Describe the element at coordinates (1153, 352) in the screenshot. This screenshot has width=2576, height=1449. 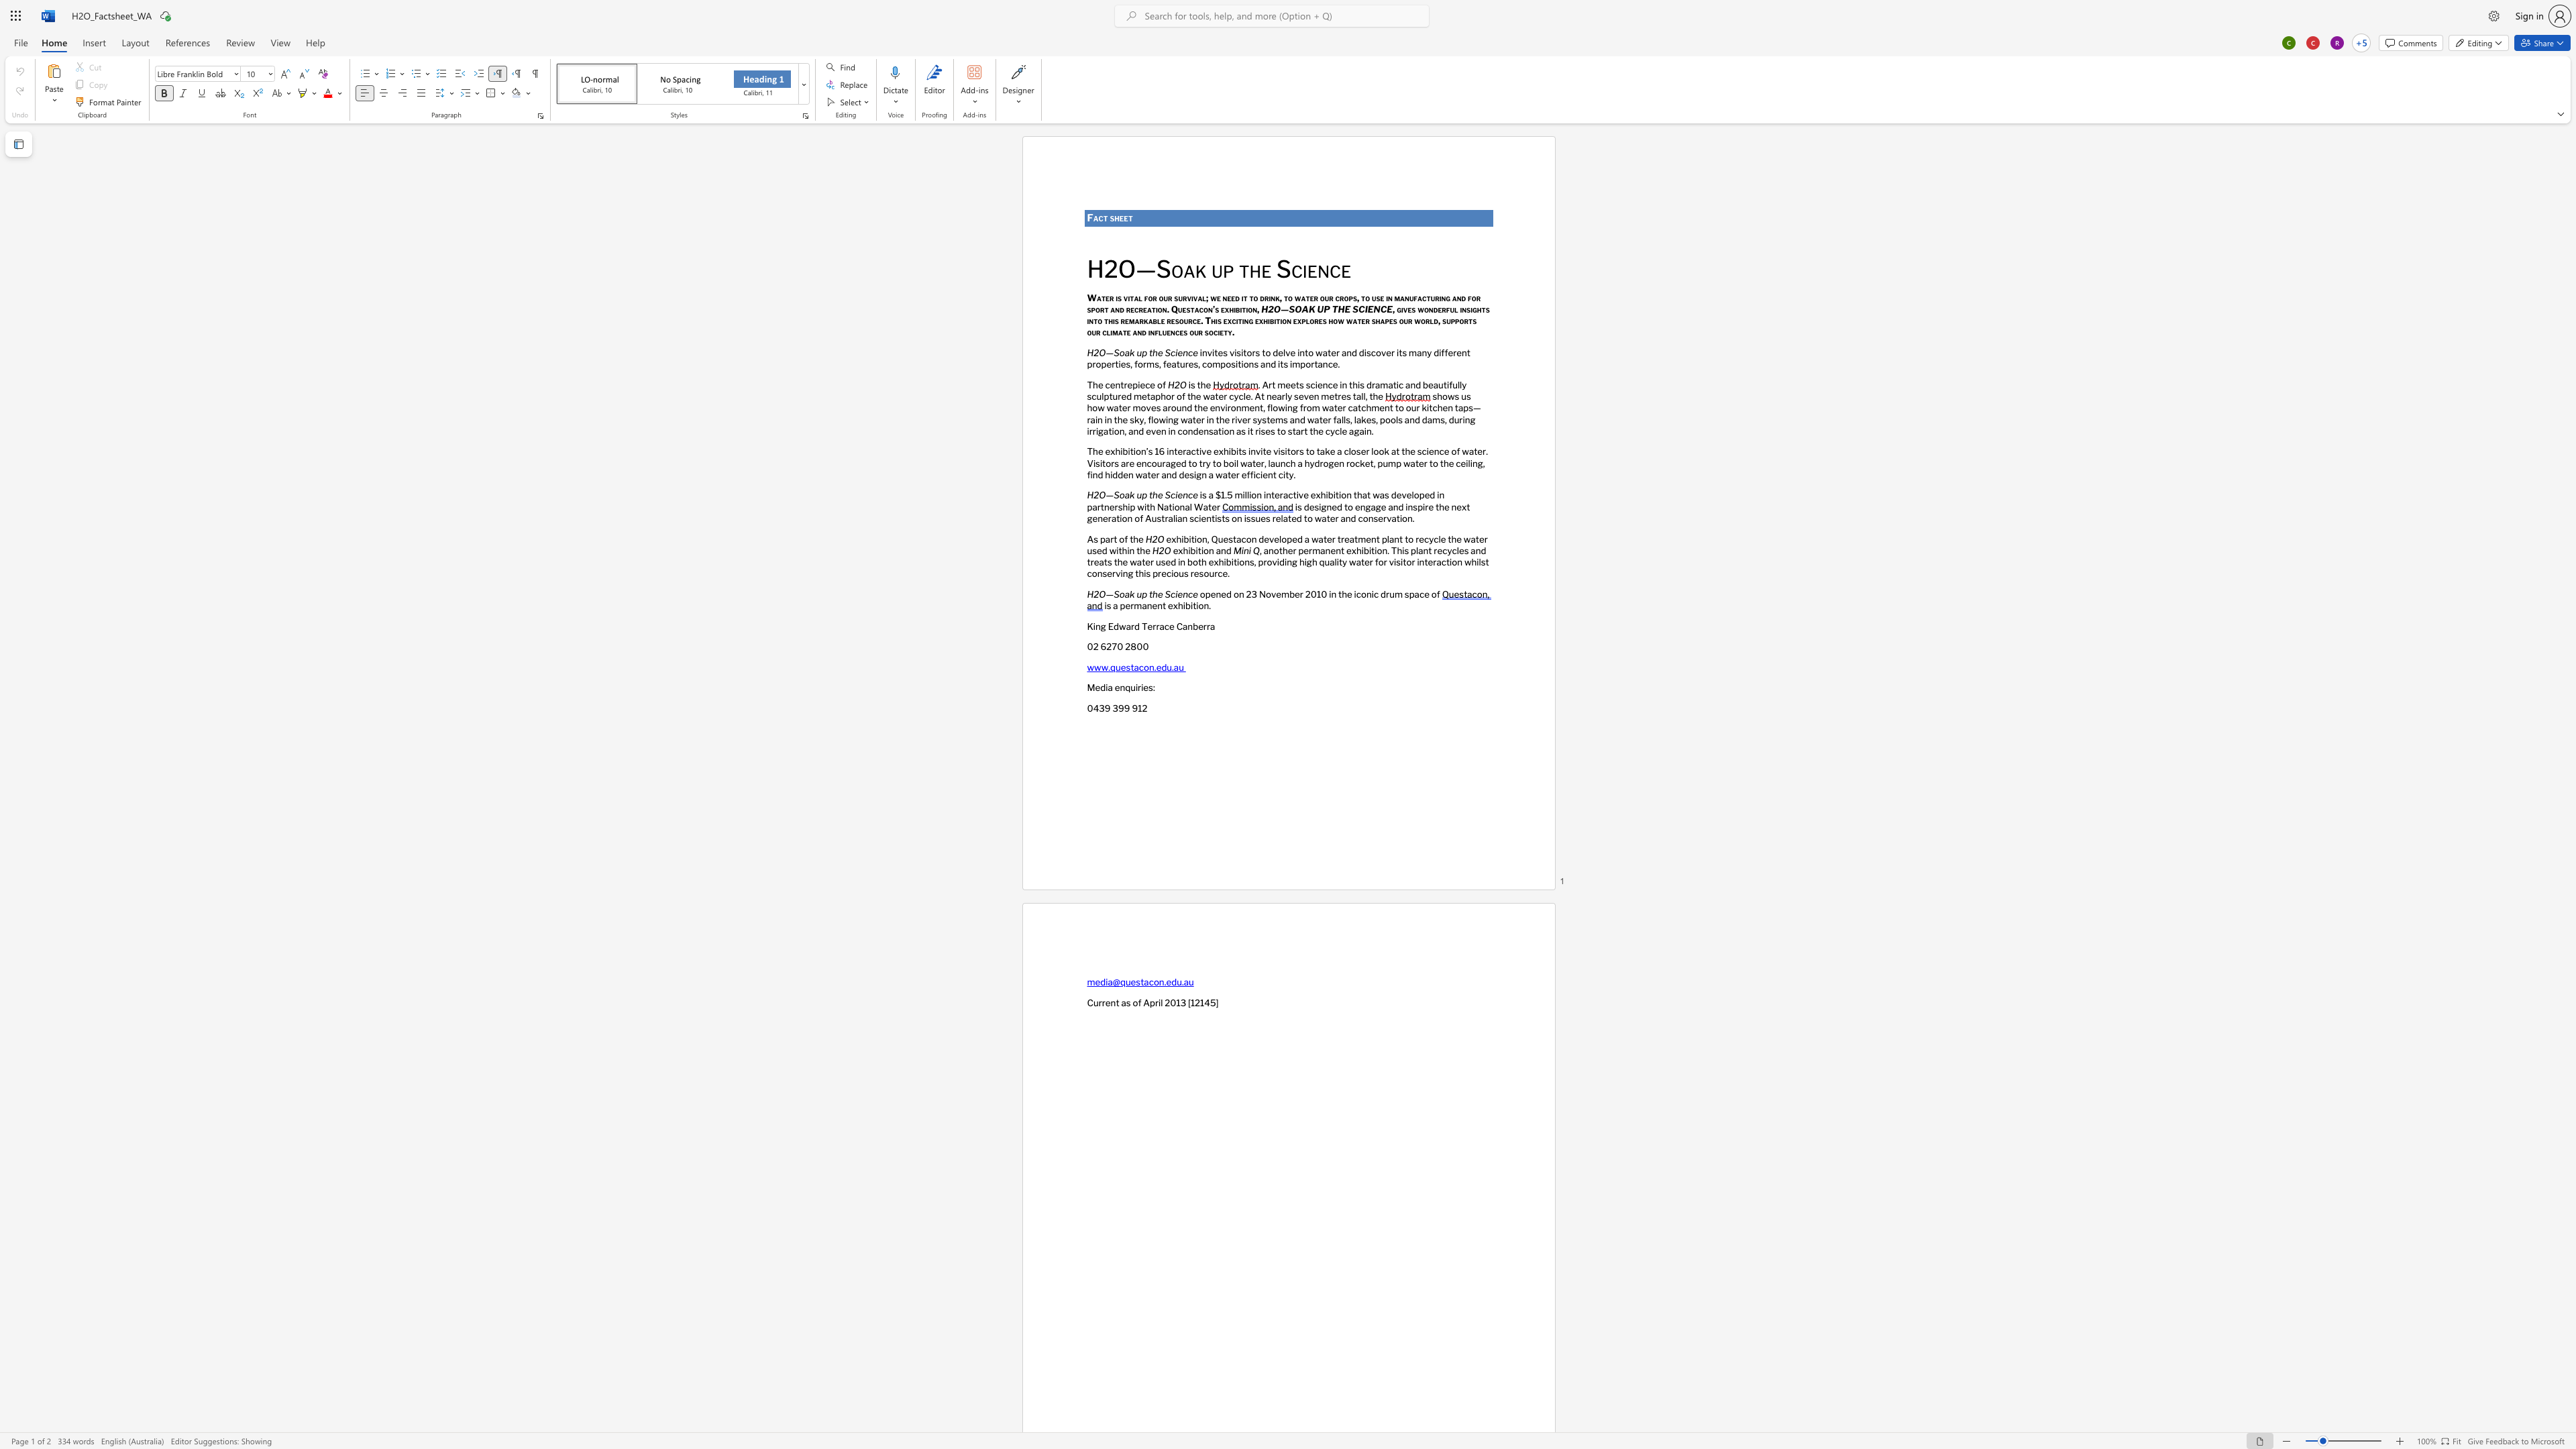
I see `the 1th character "h" in the text` at that location.